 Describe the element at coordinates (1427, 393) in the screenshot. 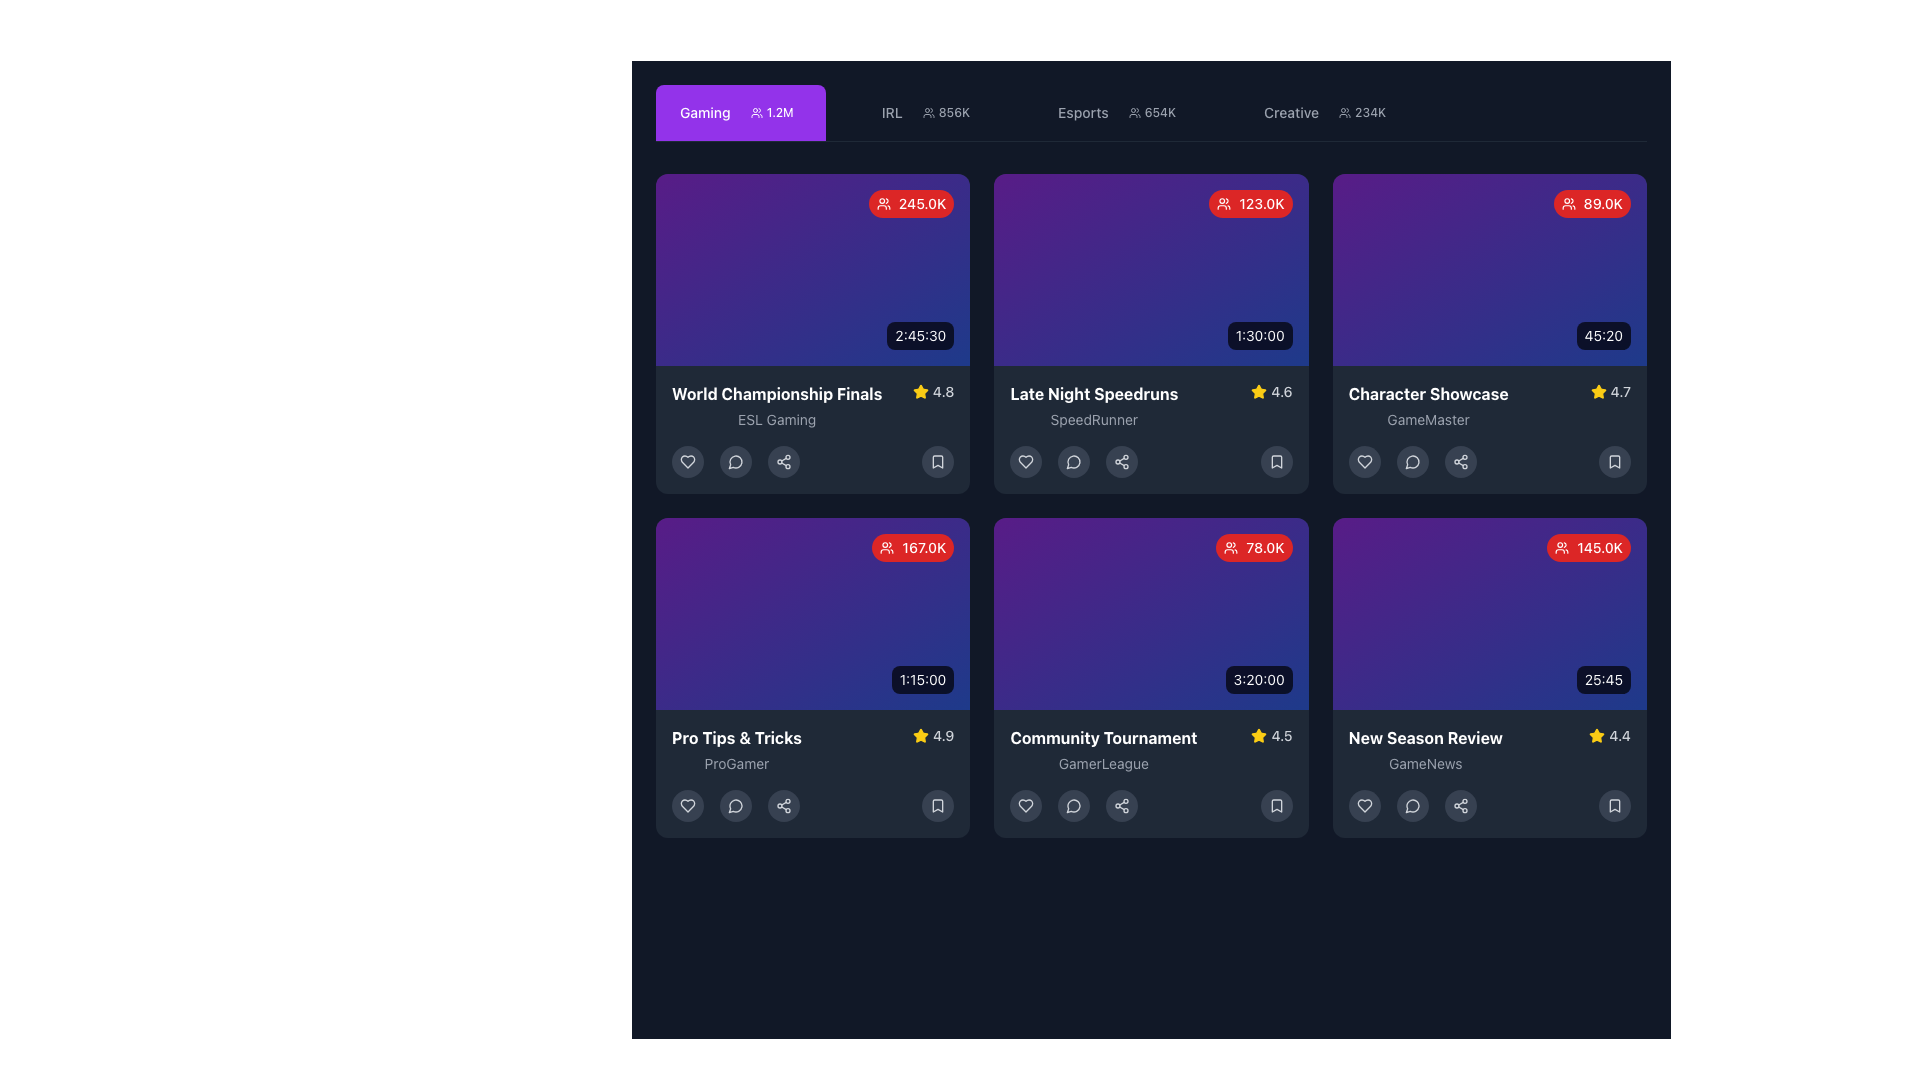

I see `the static text label displaying 'Character Showcase' in bold, white font, which is positioned above the subtitle 'GameMaster' in a 3x2 grid layout` at that location.